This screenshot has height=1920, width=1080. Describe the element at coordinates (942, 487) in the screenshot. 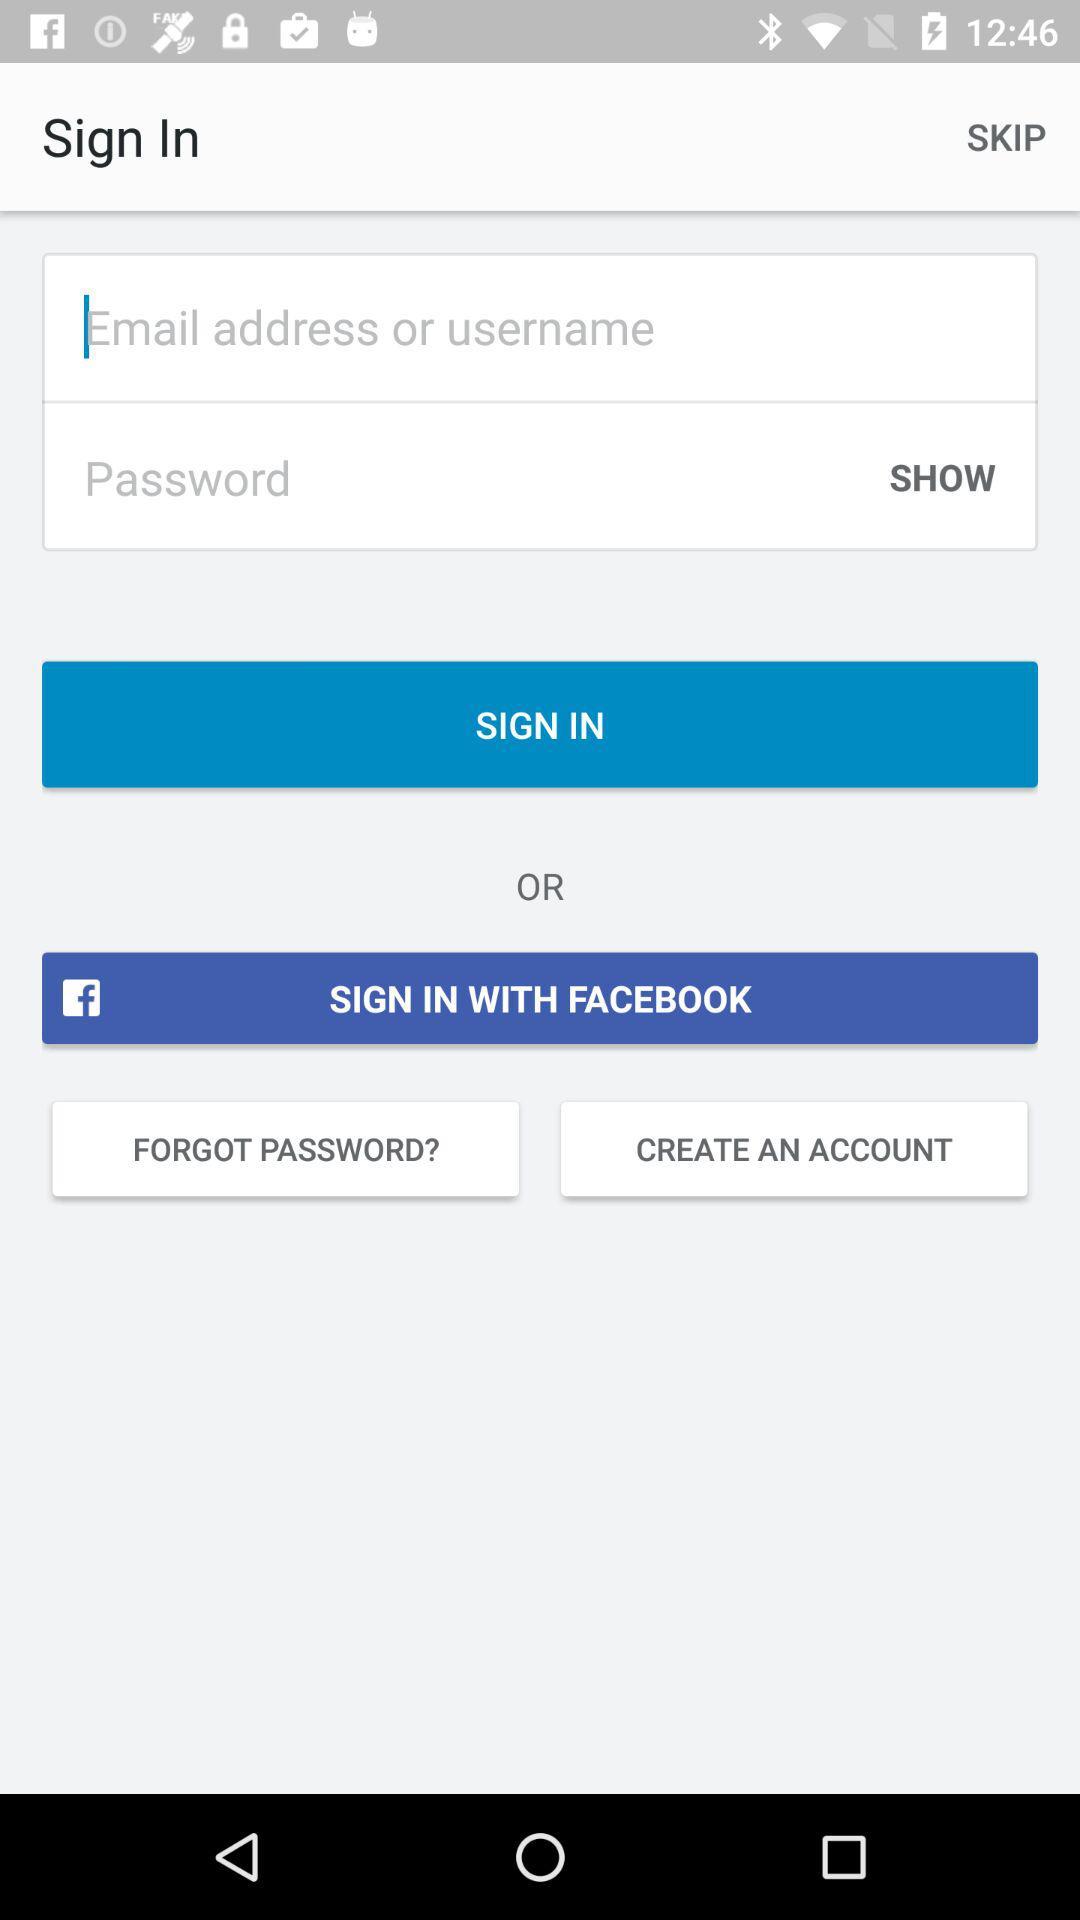

I see `show item` at that location.